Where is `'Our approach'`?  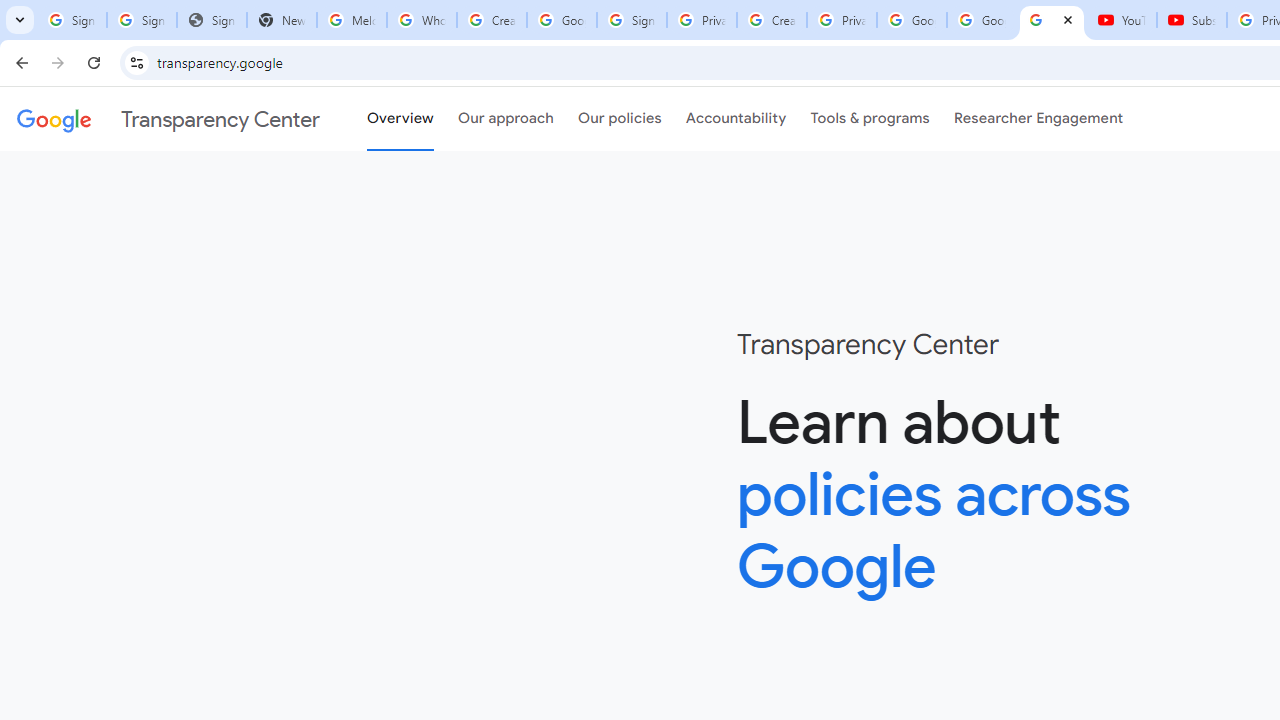 'Our approach' is located at coordinates (506, 119).